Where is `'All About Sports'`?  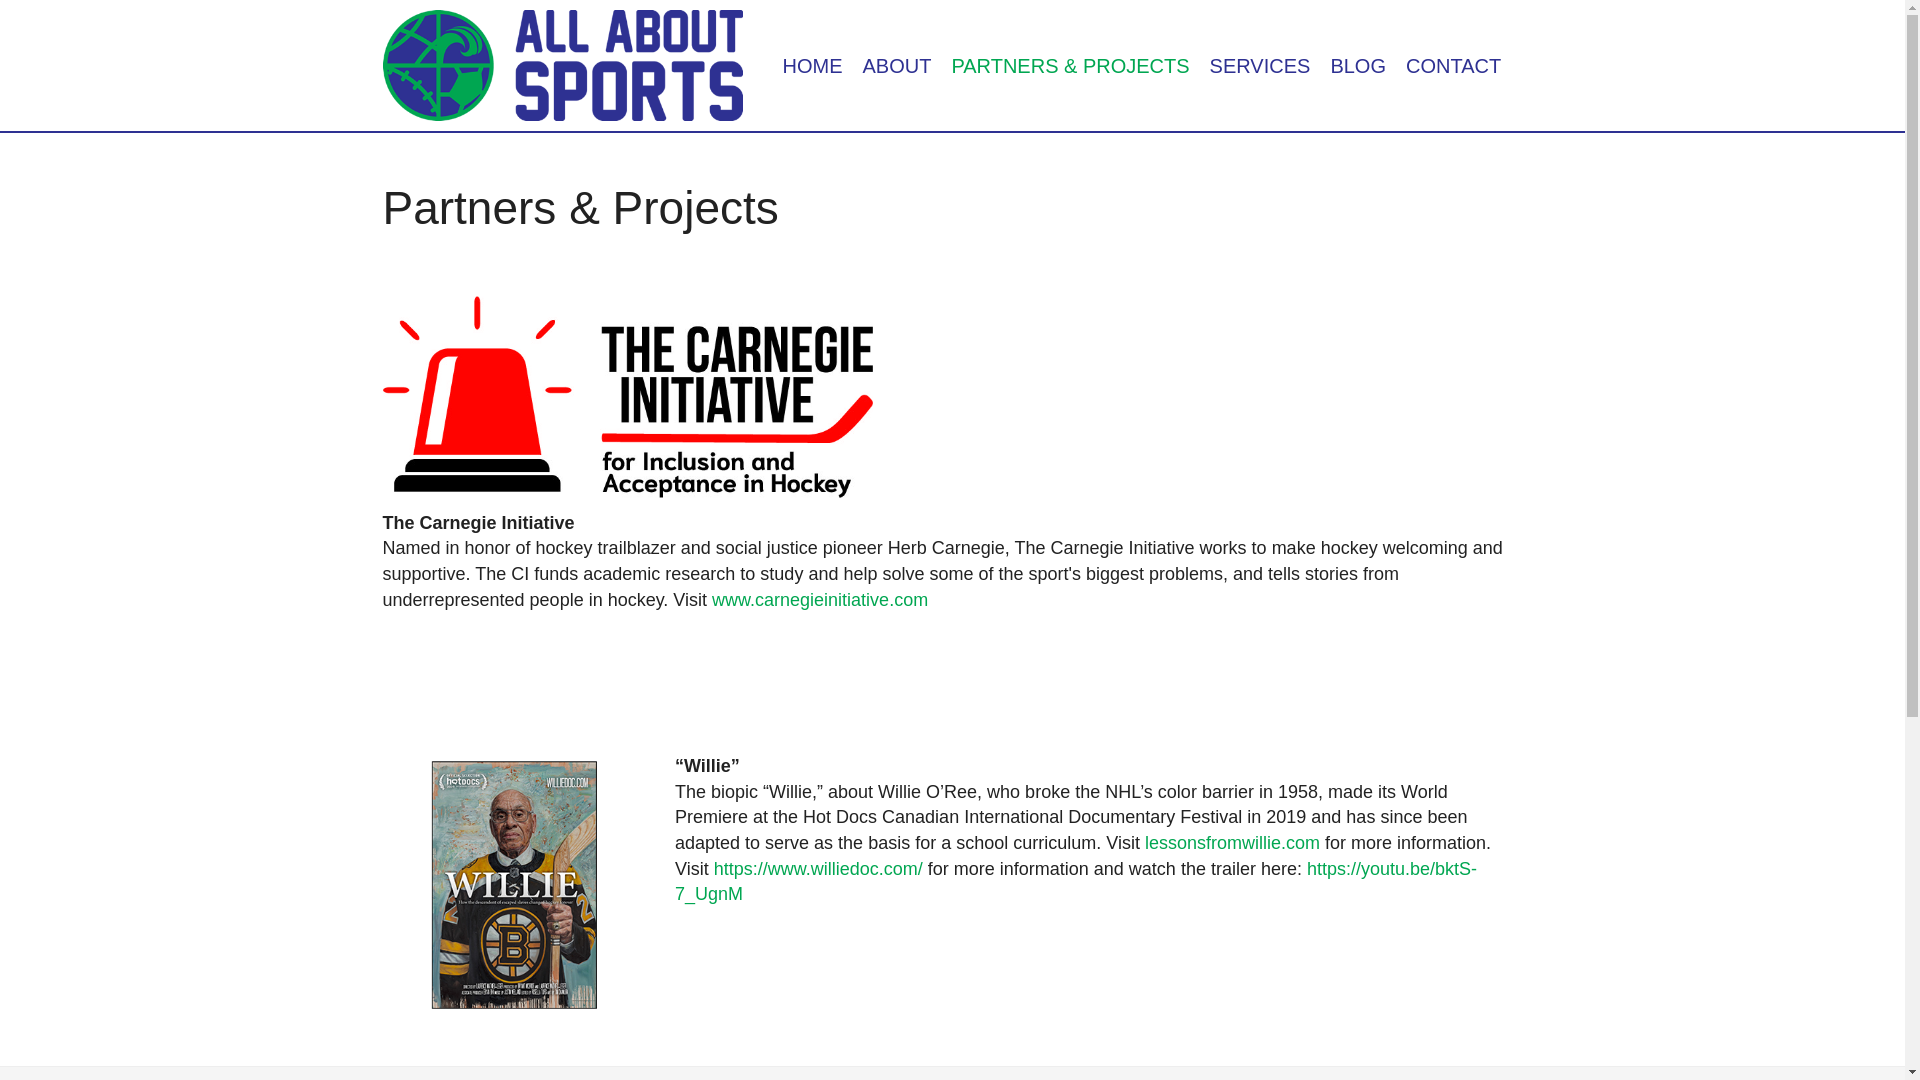 'All About Sports' is located at coordinates (560, 64).